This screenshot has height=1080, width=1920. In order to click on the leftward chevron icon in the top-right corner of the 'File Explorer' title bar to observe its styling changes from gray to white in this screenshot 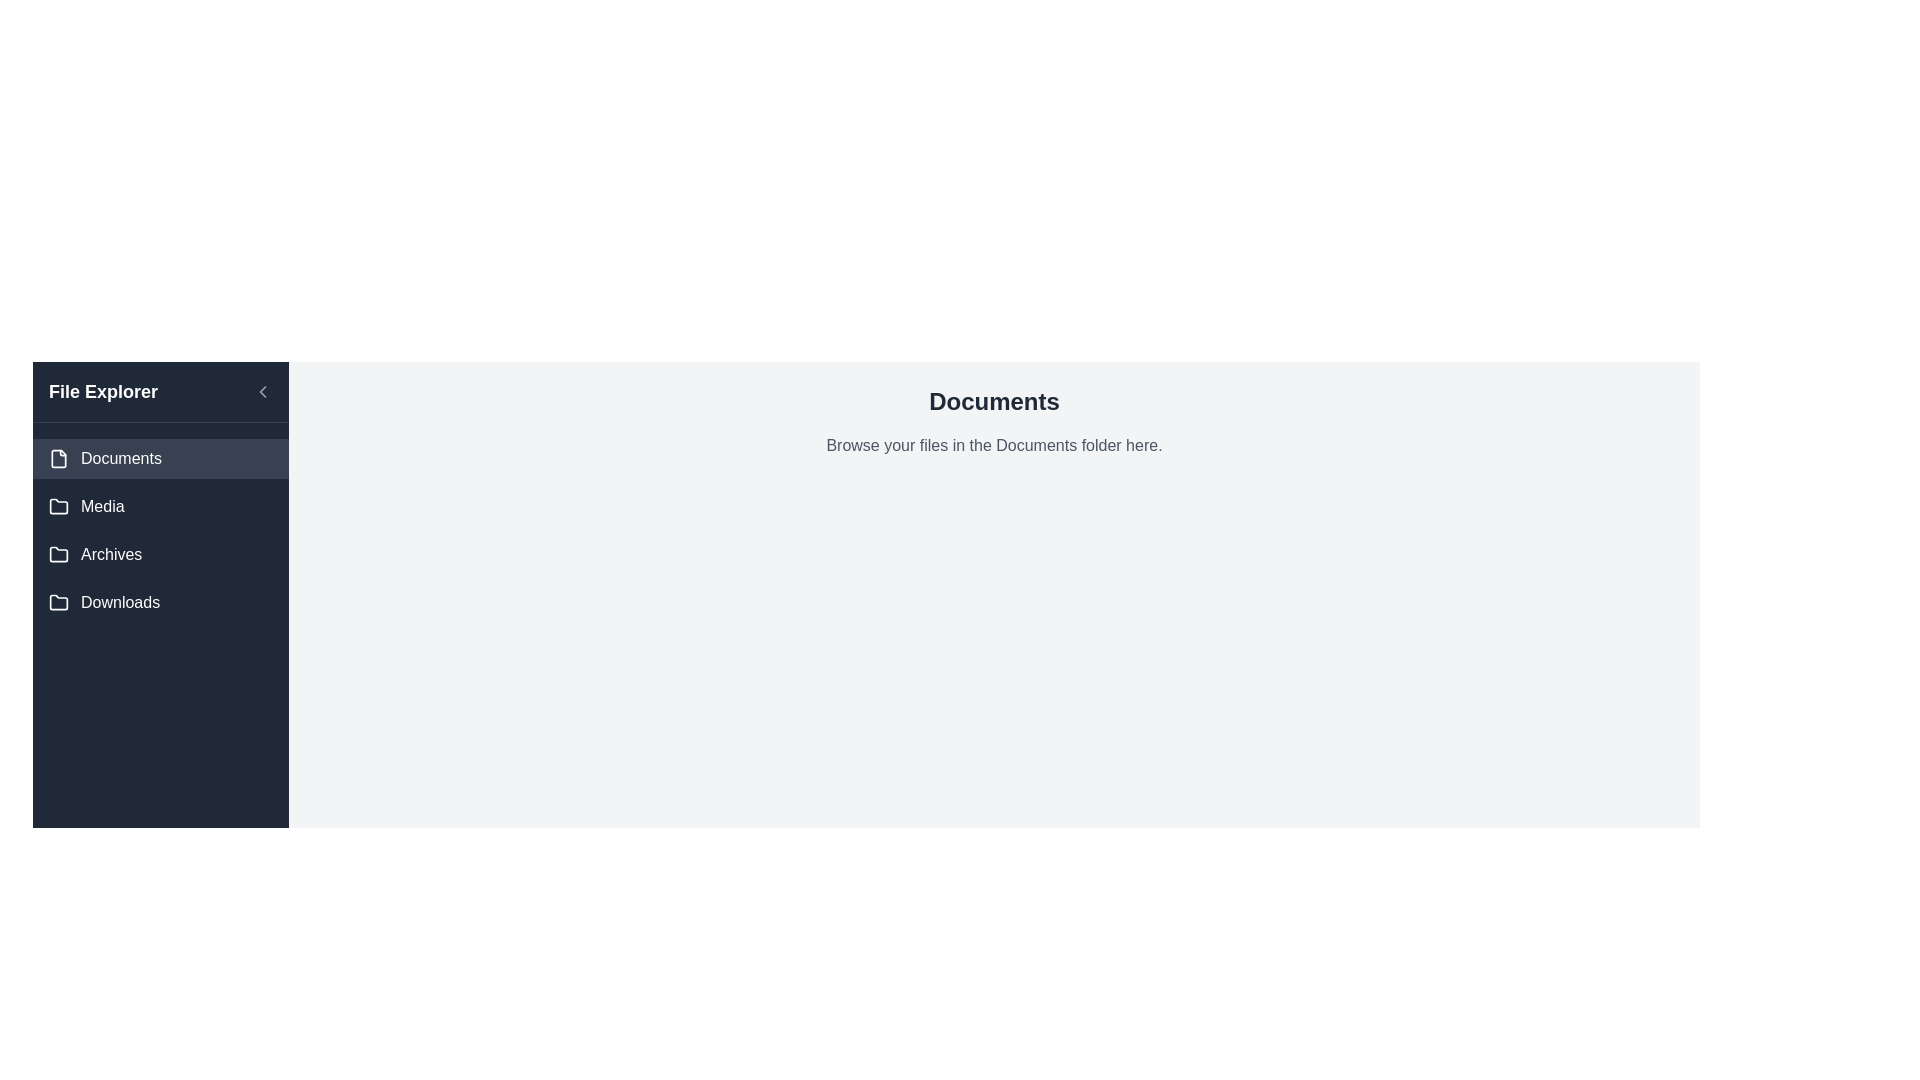, I will do `click(262, 392)`.